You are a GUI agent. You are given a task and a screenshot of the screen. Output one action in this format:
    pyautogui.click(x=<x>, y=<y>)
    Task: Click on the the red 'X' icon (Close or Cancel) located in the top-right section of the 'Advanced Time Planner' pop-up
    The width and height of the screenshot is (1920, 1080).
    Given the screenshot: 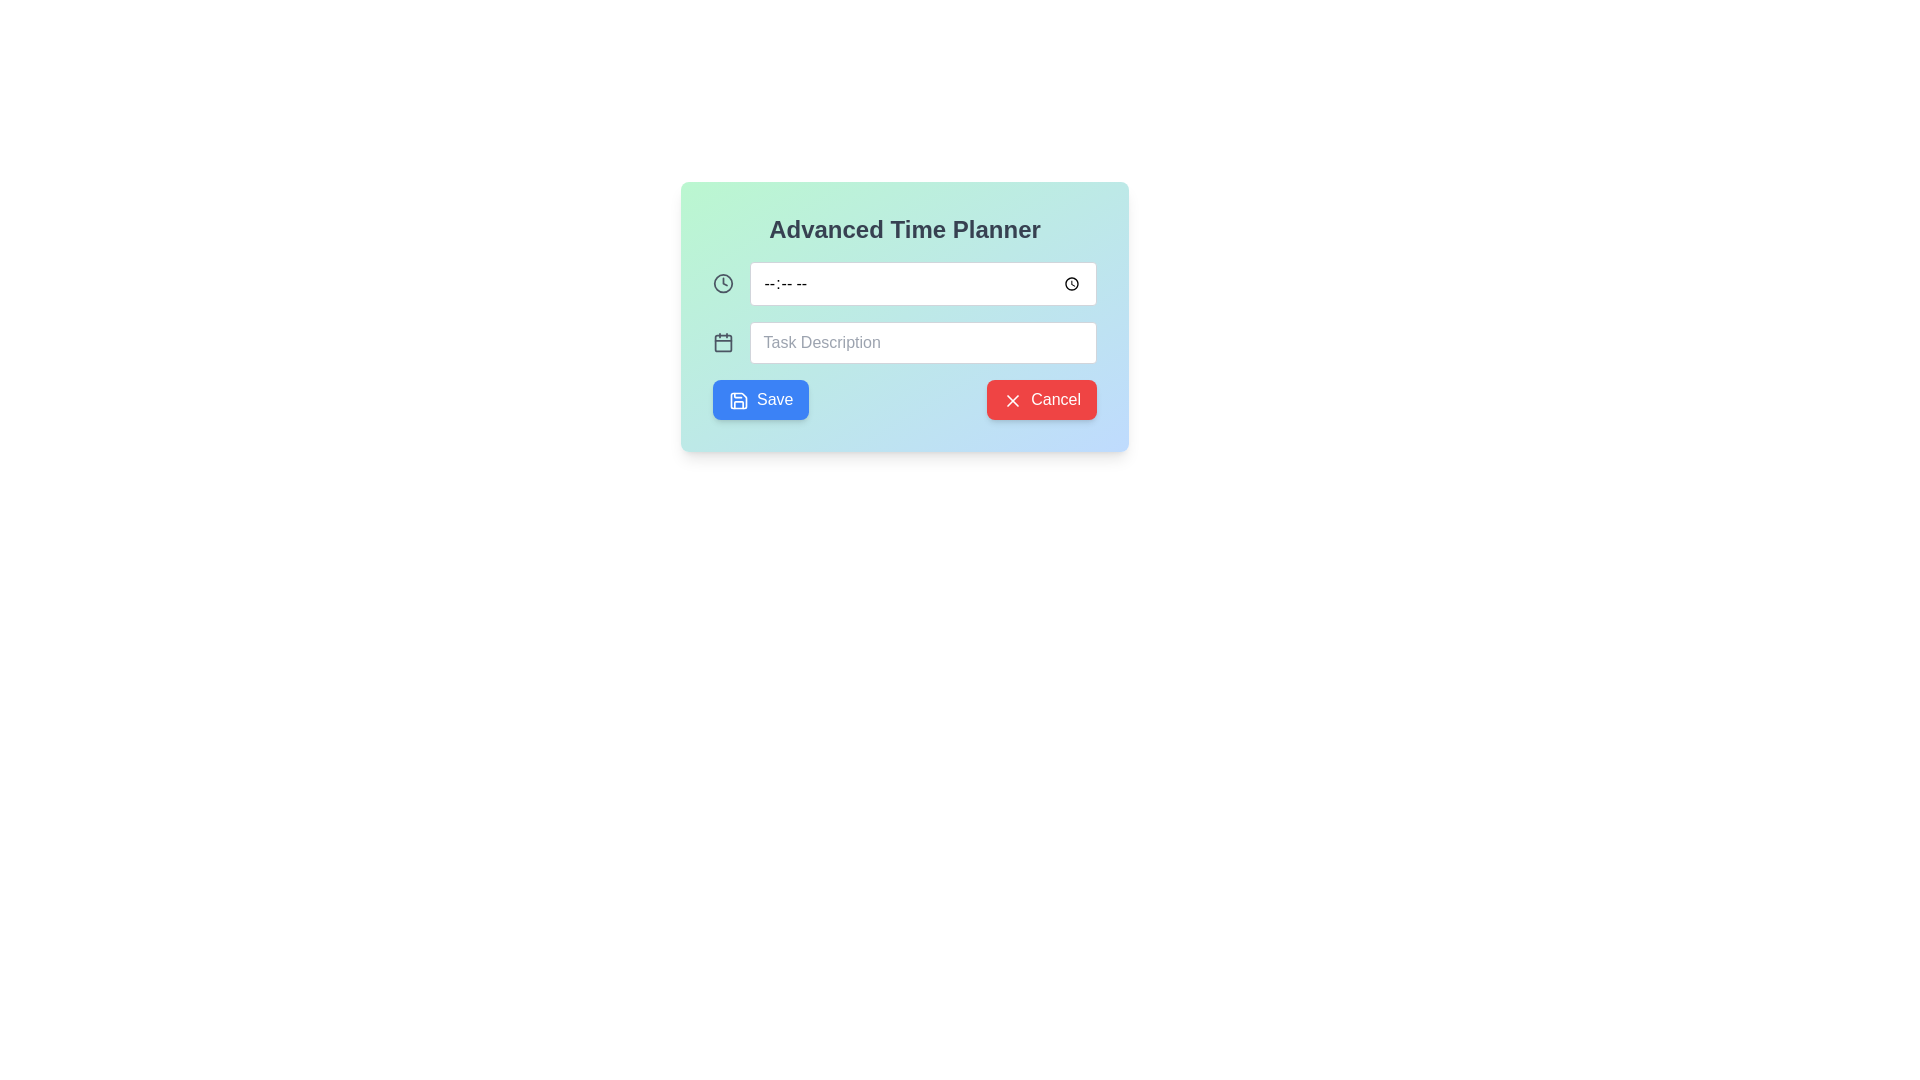 What is the action you would take?
    pyautogui.click(x=1013, y=400)
    